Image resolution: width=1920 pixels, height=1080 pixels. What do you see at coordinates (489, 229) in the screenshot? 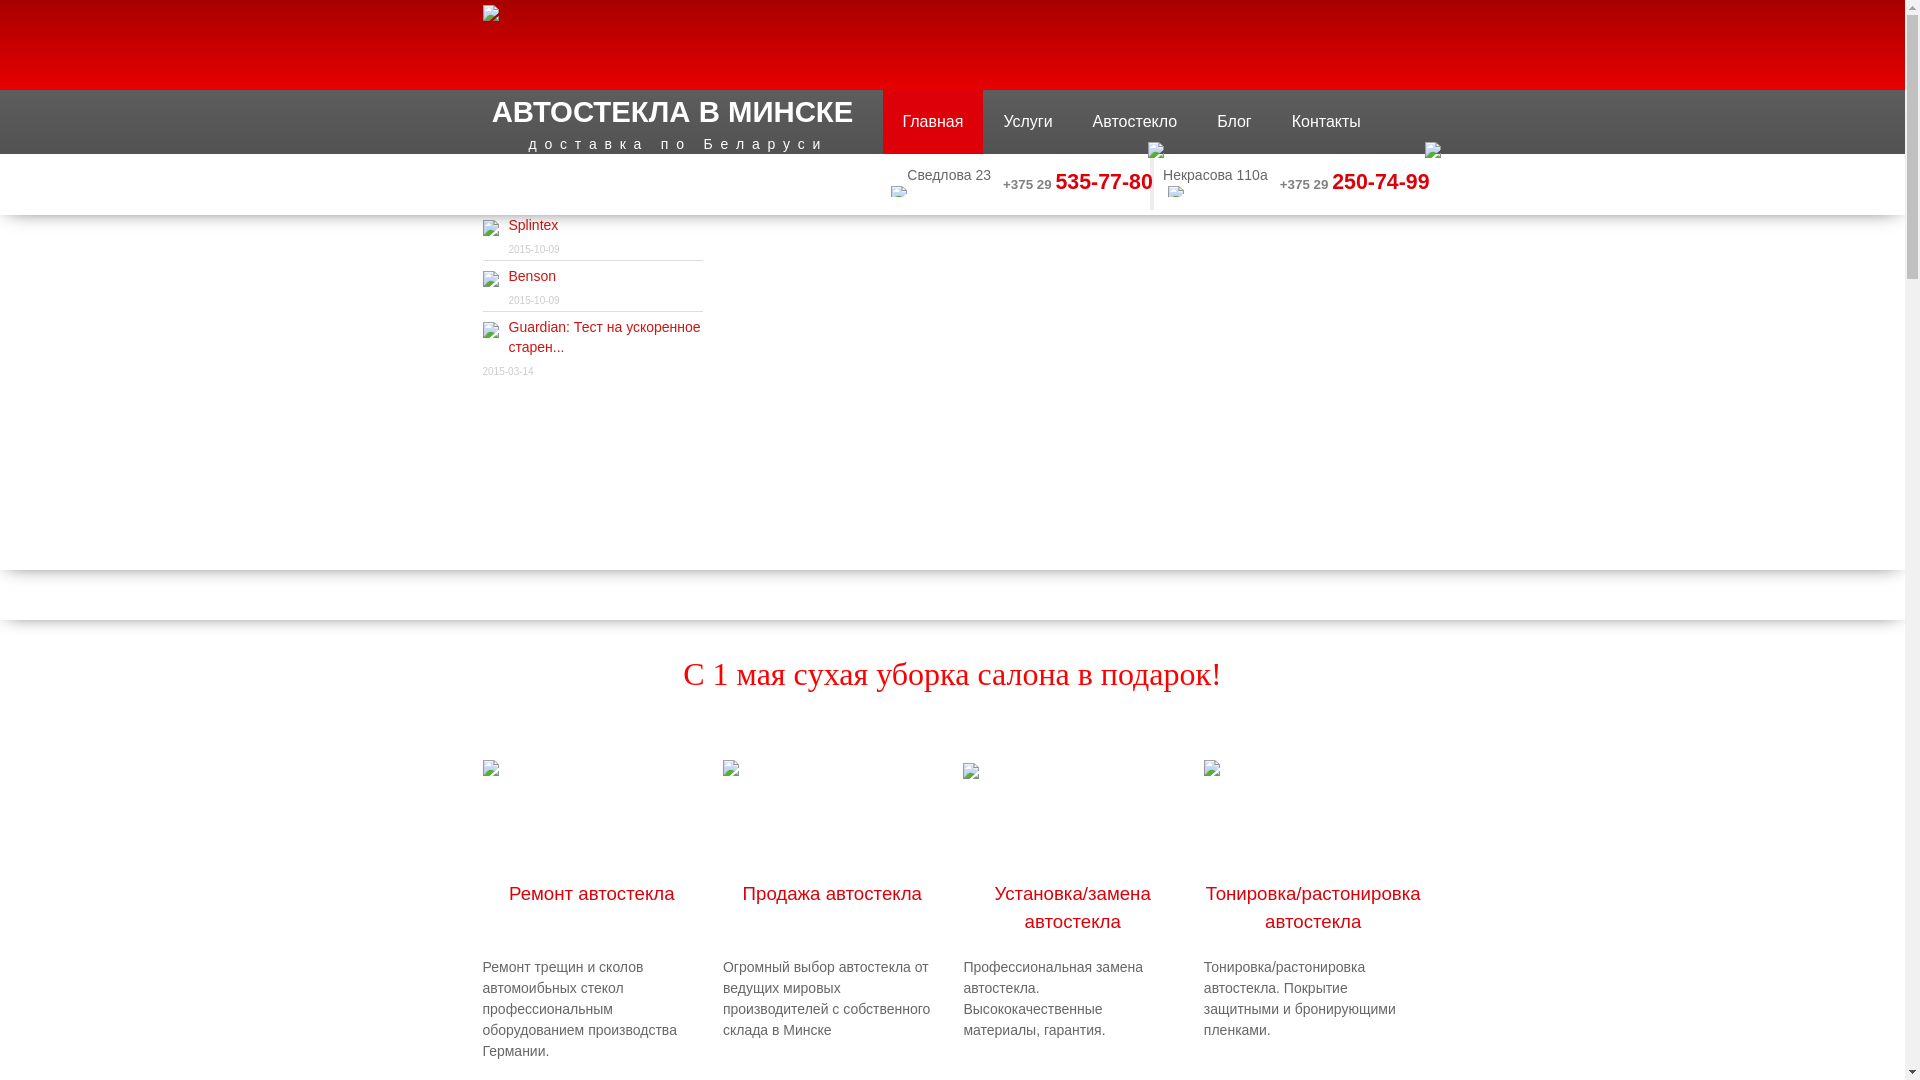
I see `'Splintex'` at bounding box center [489, 229].